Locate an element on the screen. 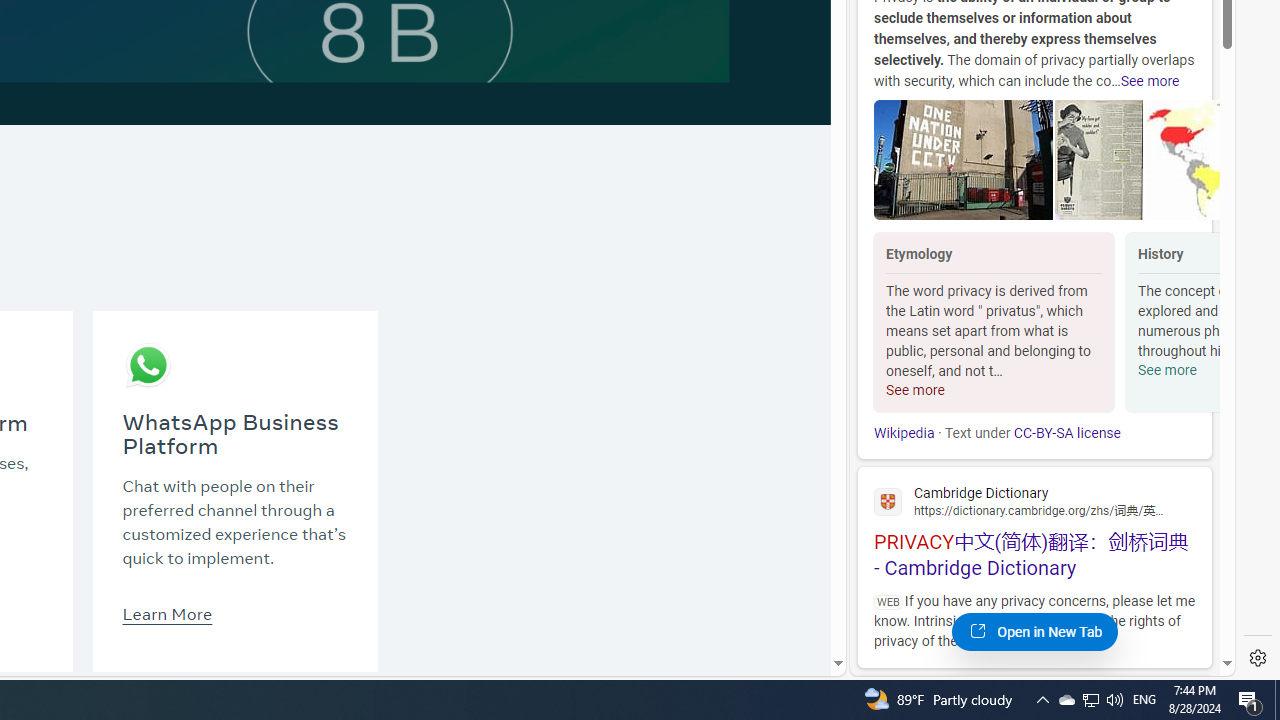 The height and width of the screenshot is (720, 1280). 'Wikipedia' is located at coordinates (903, 432).